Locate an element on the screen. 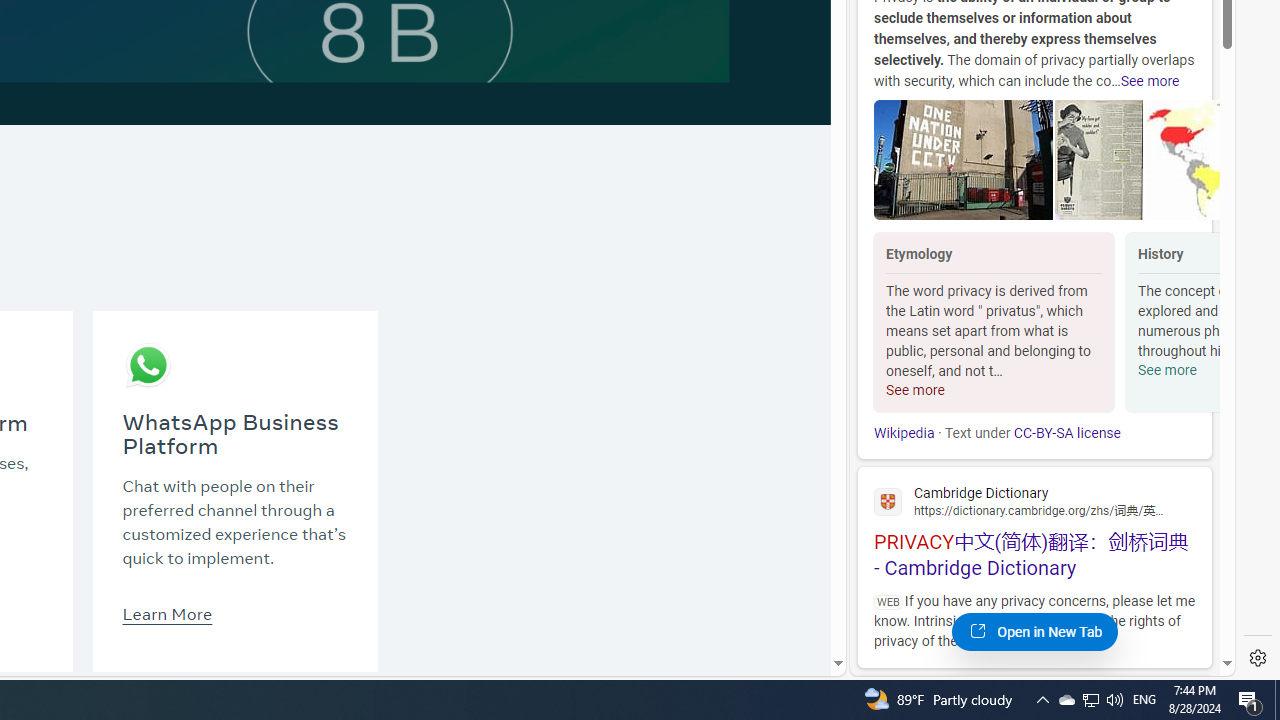 The height and width of the screenshot is (720, 1280). 'Wikipedia' is located at coordinates (903, 432).